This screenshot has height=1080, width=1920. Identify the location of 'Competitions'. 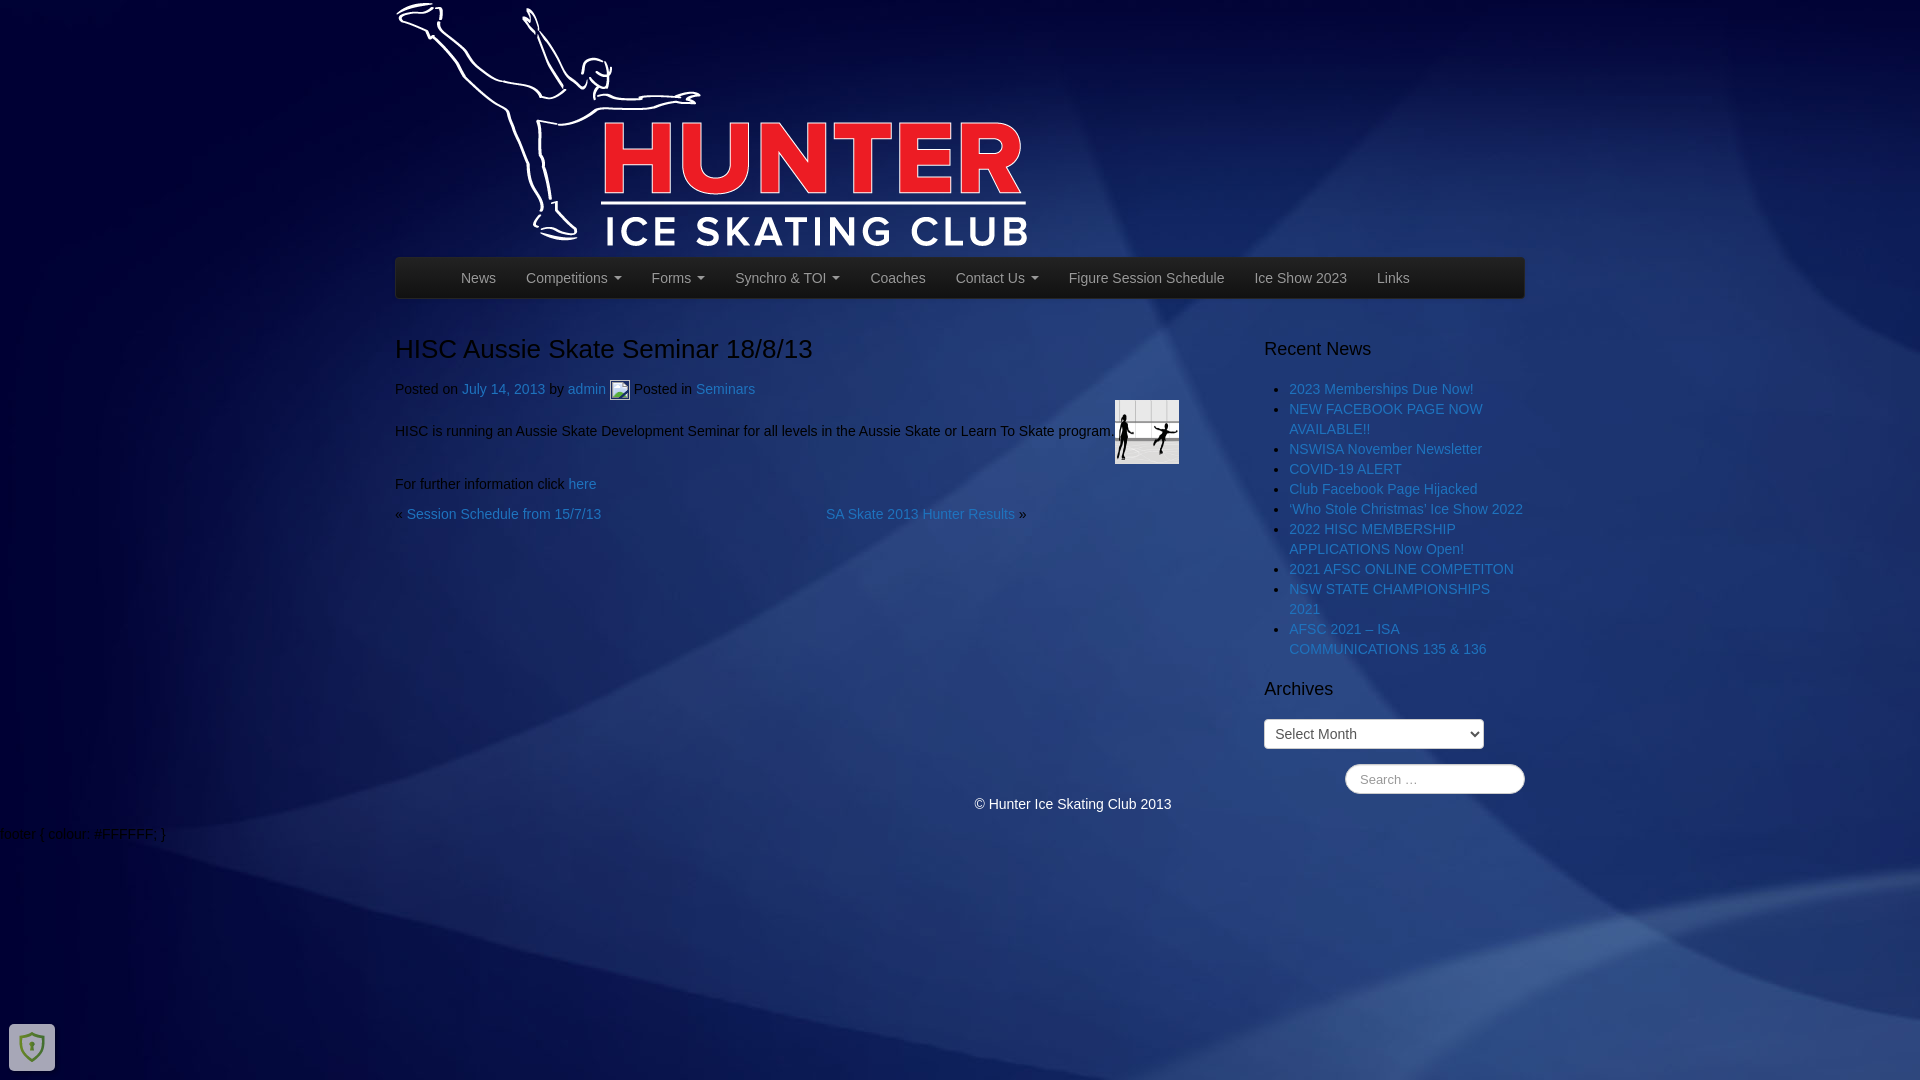
(573, 277).